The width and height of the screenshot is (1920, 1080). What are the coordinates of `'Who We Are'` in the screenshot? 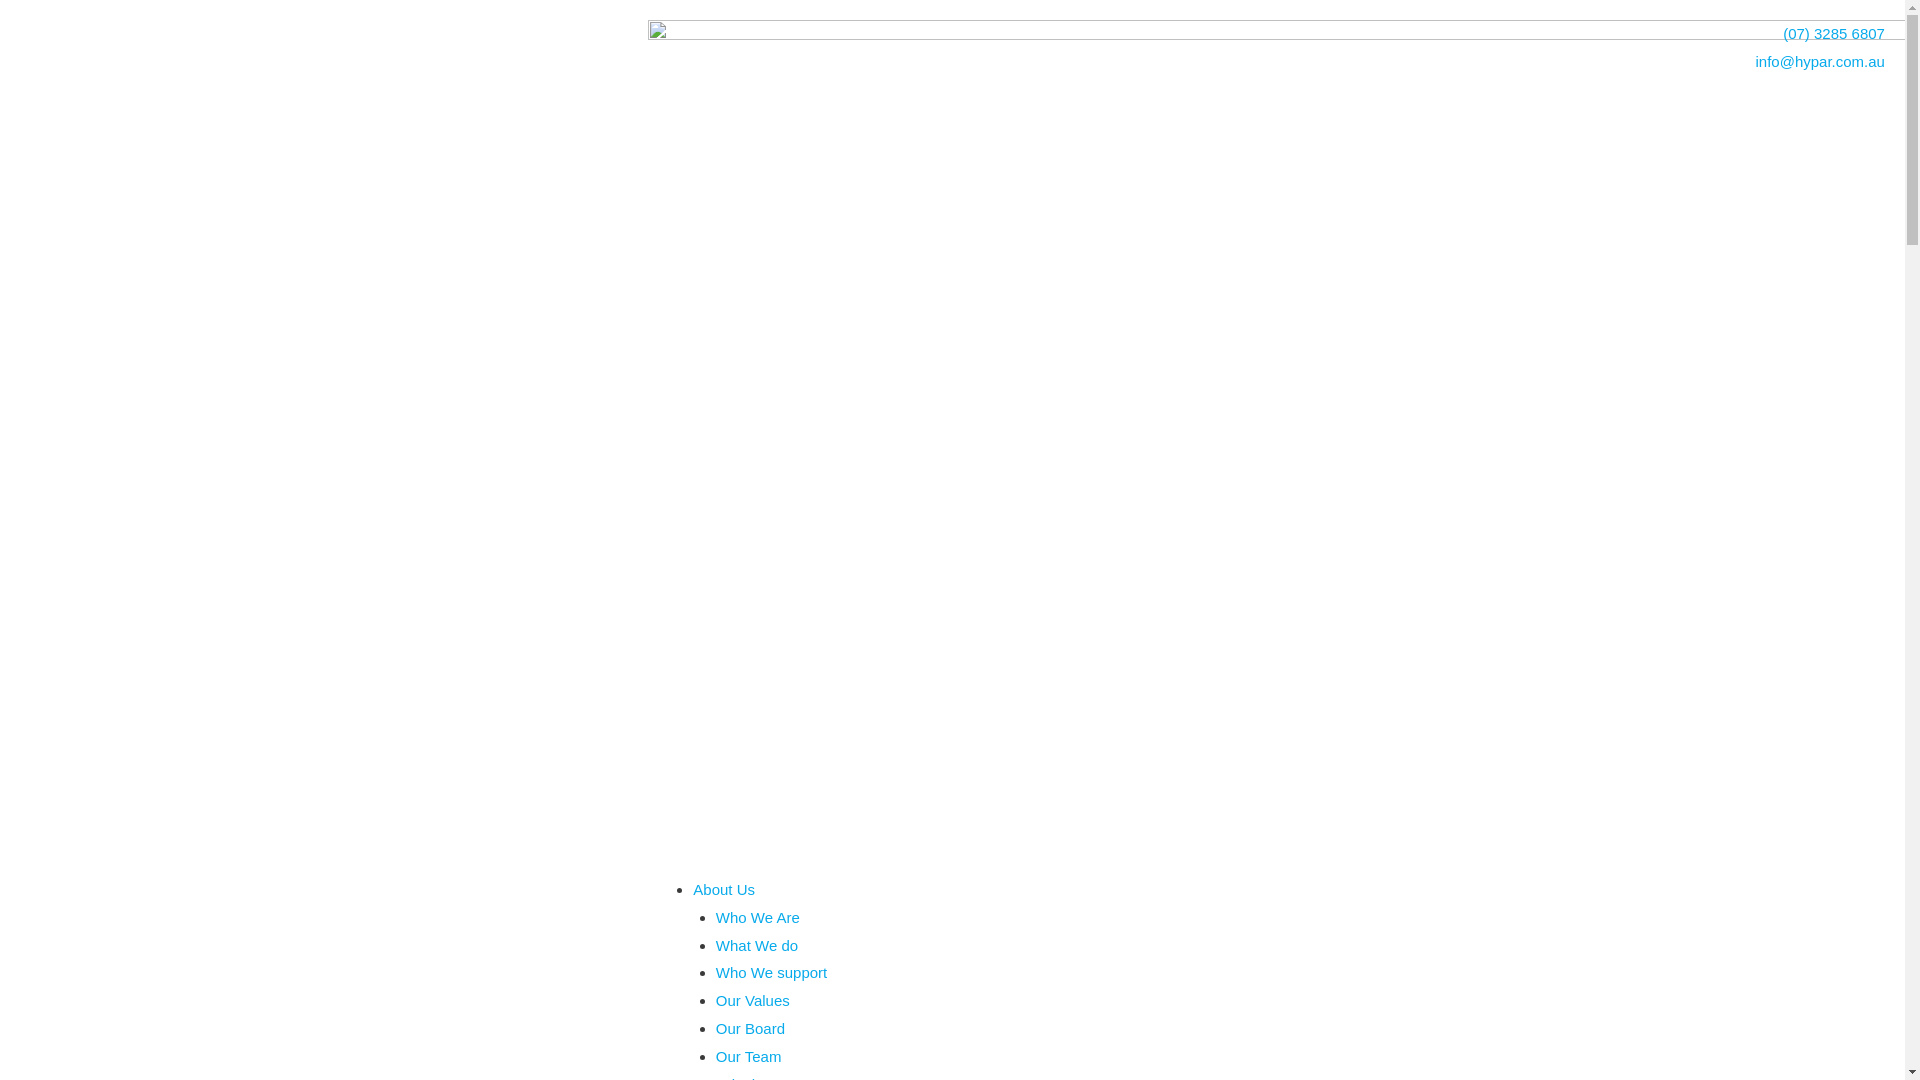 It's located at (757, 917).